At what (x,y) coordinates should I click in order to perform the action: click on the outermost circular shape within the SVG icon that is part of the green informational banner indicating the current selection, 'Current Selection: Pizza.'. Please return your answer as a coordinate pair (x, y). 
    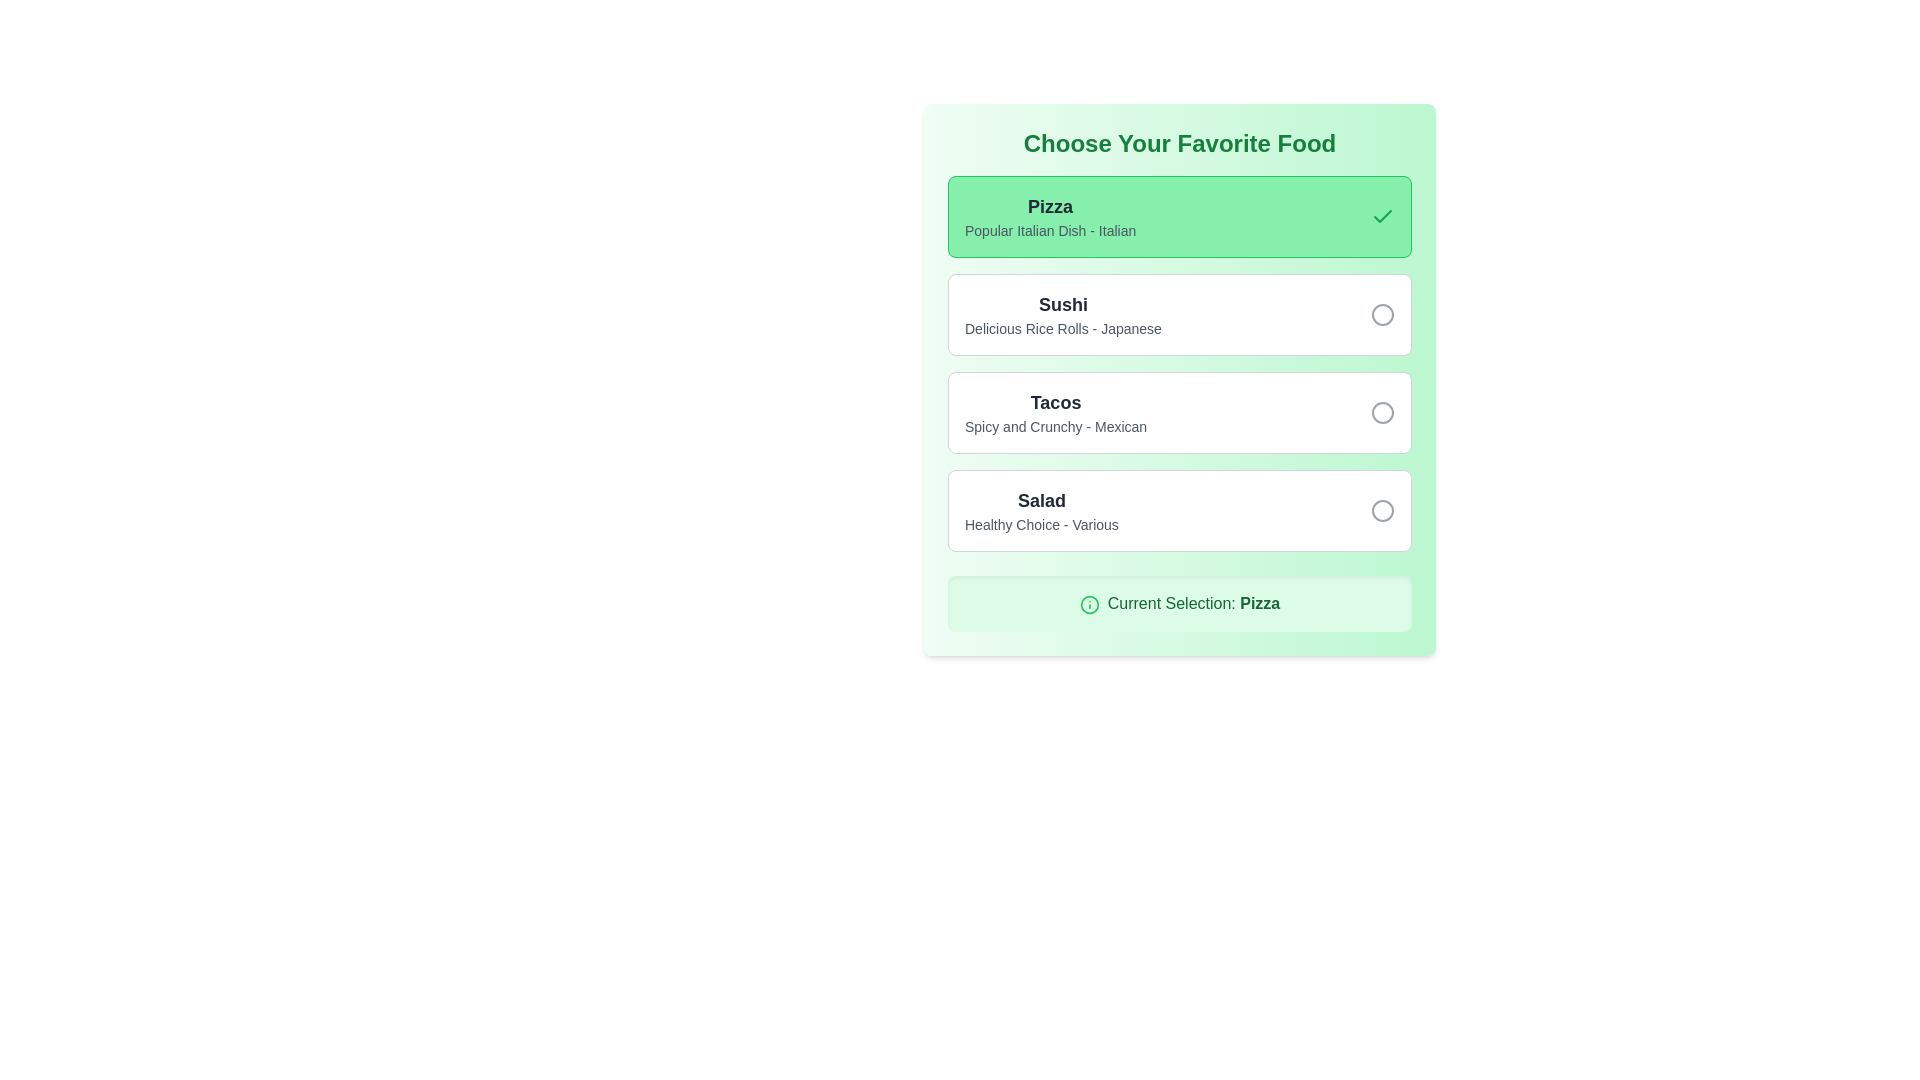
    Looking at the image, I should click on (1088, 603).